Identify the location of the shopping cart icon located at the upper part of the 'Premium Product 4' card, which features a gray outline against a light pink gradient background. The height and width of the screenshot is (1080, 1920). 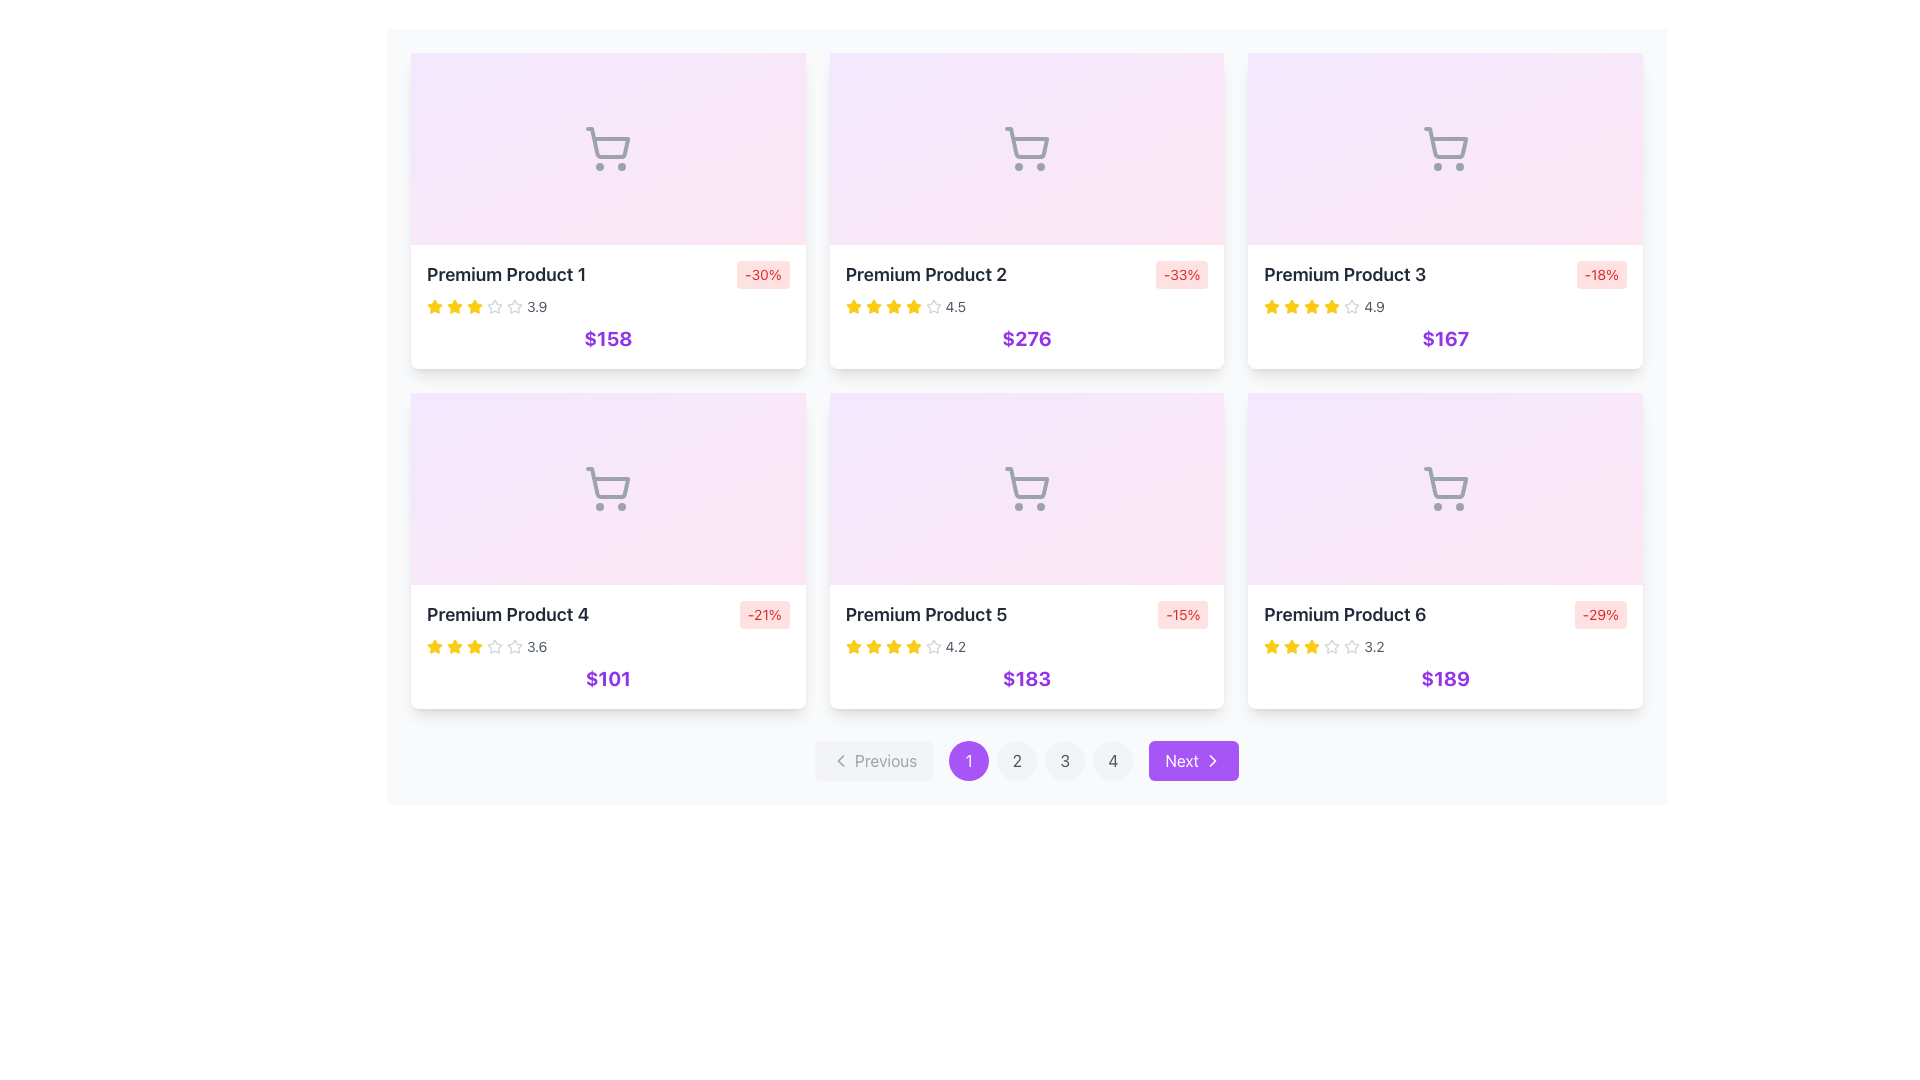
(607, 489).